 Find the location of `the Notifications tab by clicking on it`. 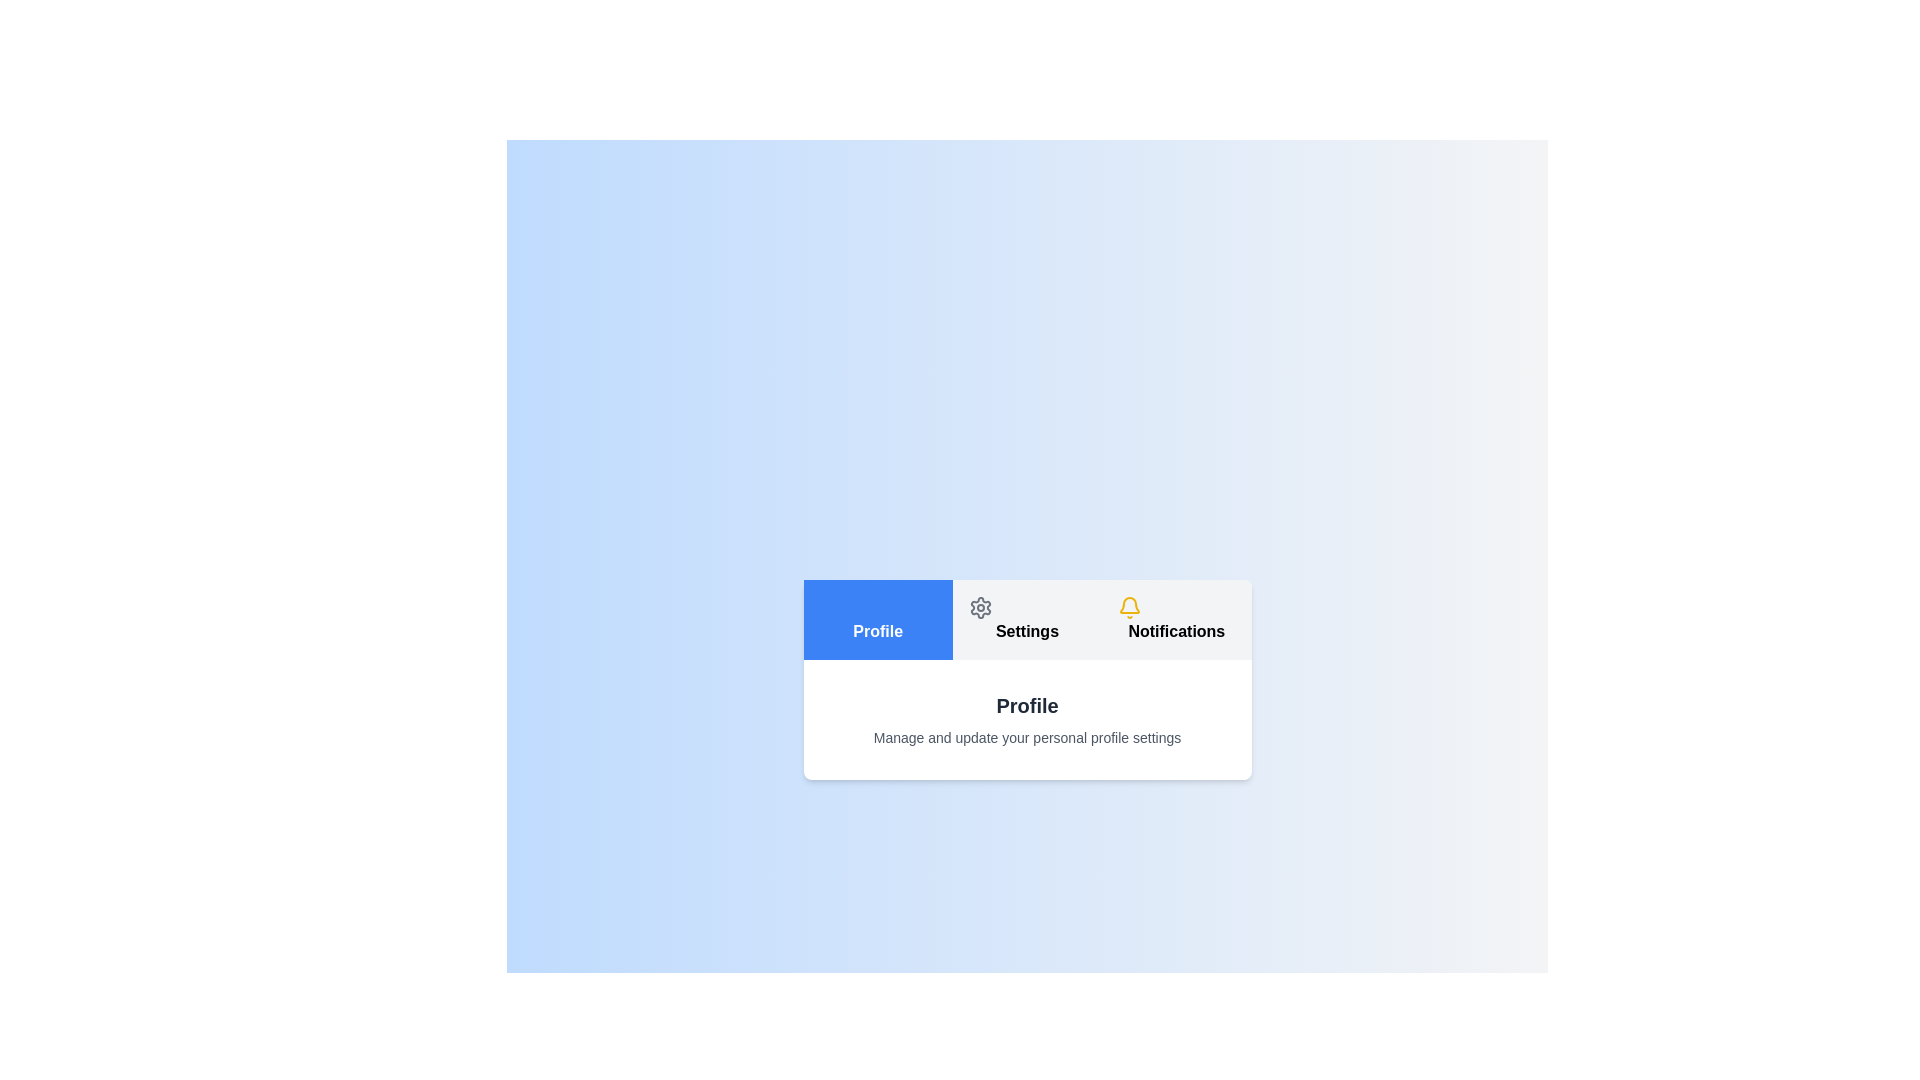

the Notifications tab by clicking on it is located at coordinates (1176, 619).